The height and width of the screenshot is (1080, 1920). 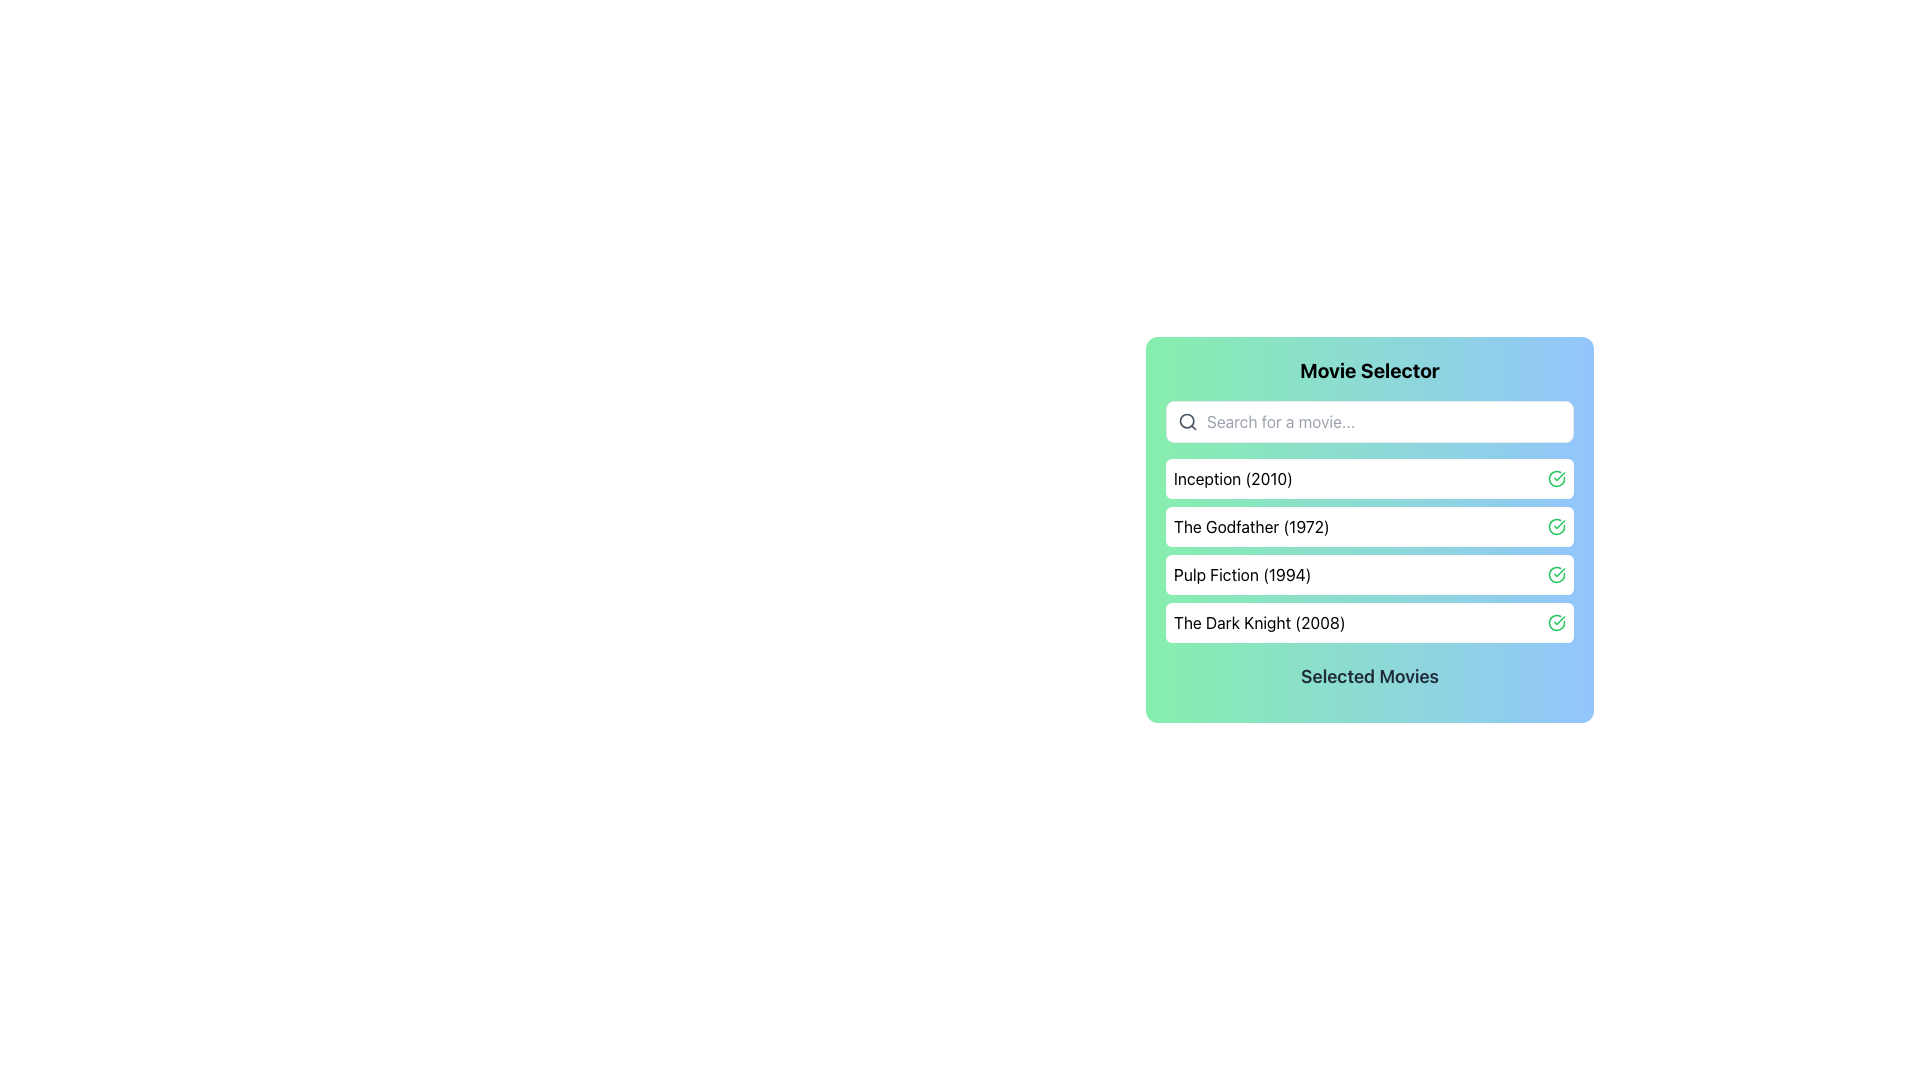 I want to click on the text label 'Pulp Fiction (1994)' that is the third item in the vertically stacked list within the 'Movie Selector' panel to interact with it, so click(x=1241, y=574).